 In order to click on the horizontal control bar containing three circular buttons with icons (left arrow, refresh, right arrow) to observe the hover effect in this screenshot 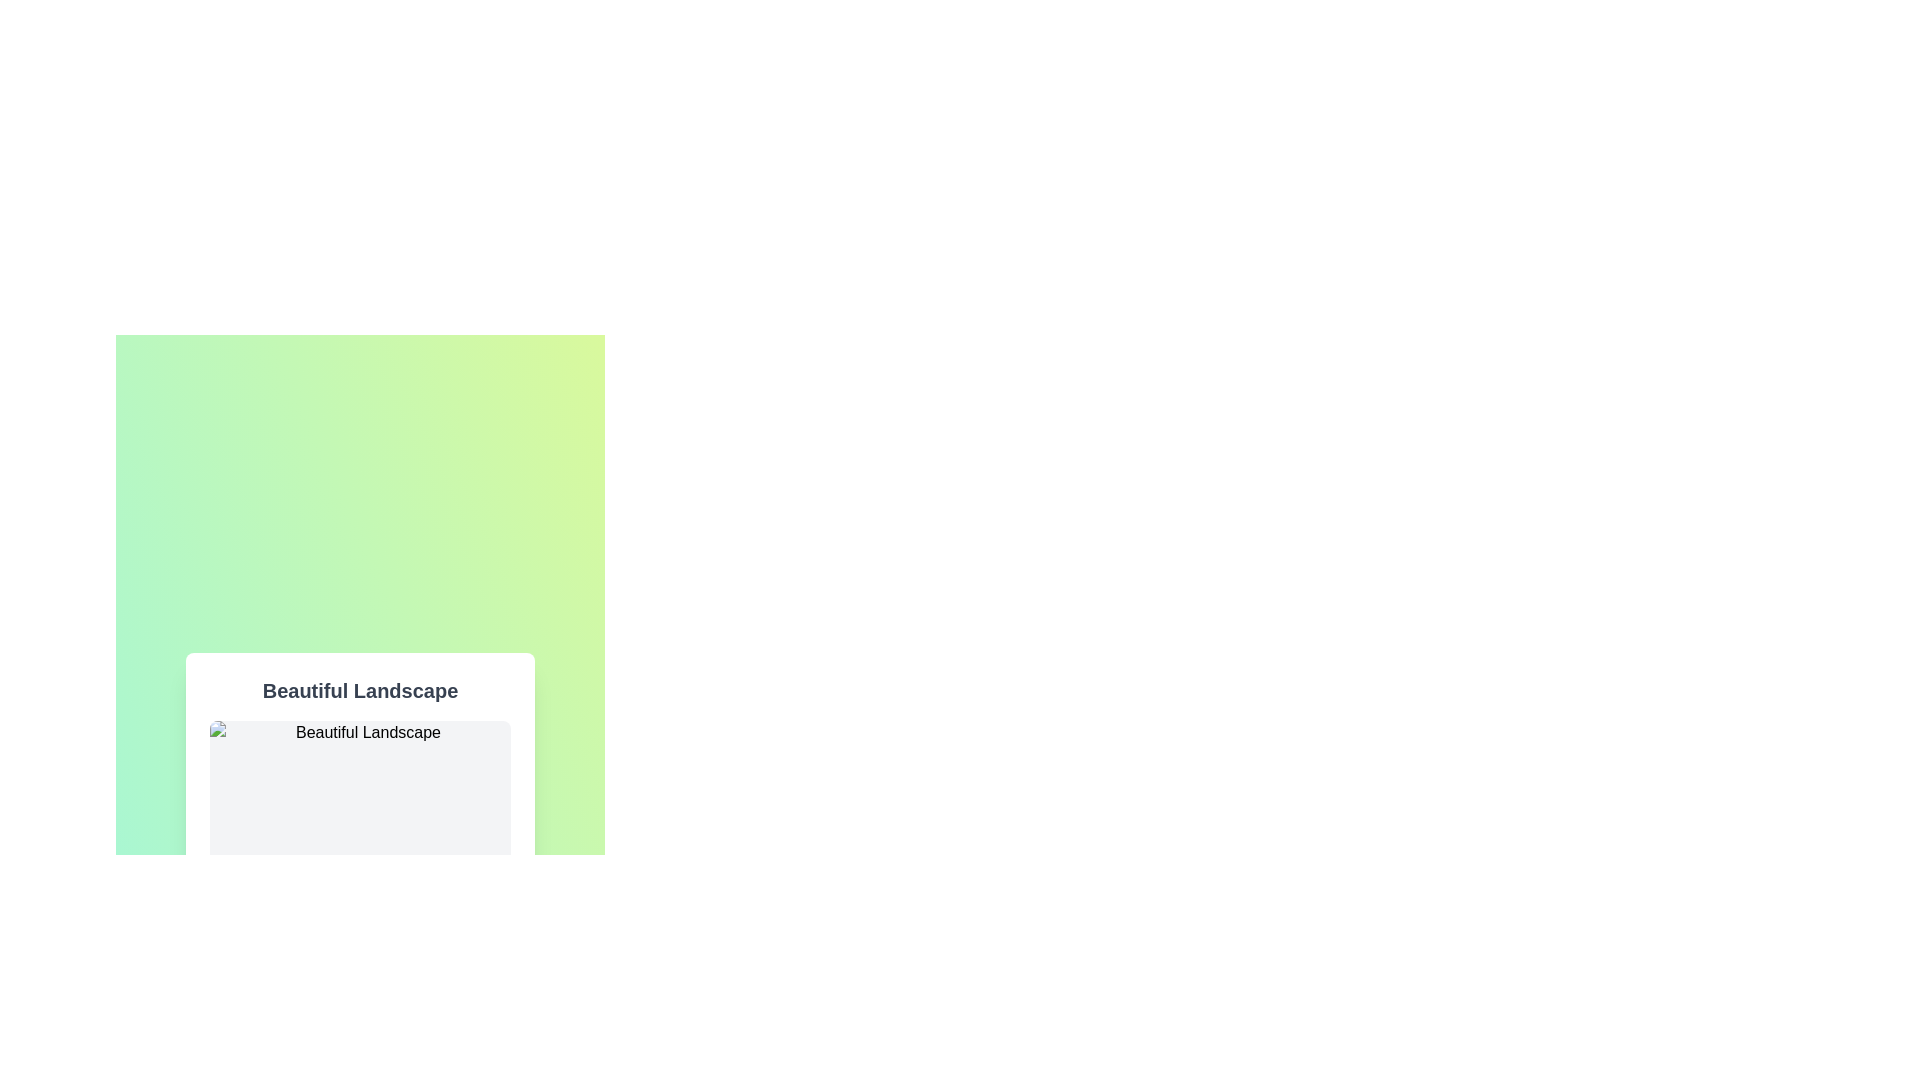, I will do `click(360, 1052)`.